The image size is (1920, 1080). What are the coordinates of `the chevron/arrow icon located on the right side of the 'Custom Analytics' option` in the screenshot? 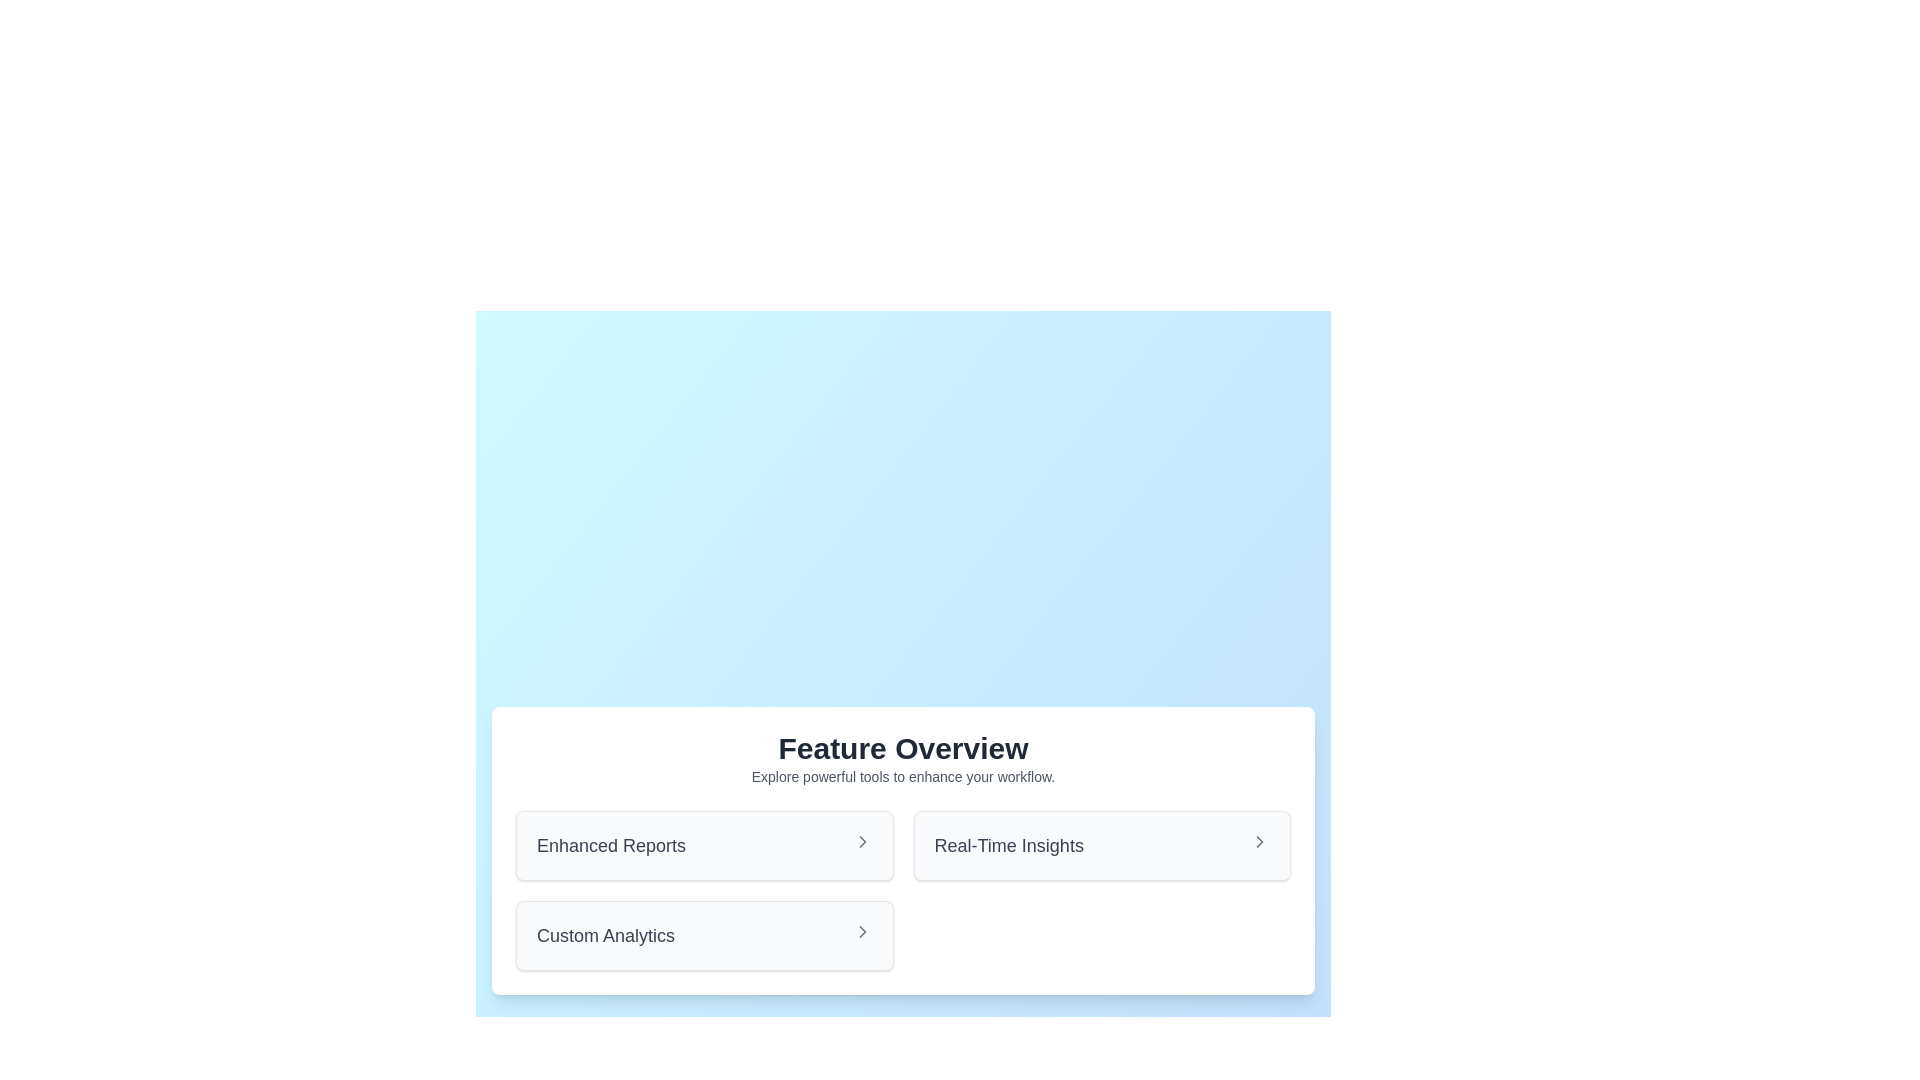 It's located at (862, 932).